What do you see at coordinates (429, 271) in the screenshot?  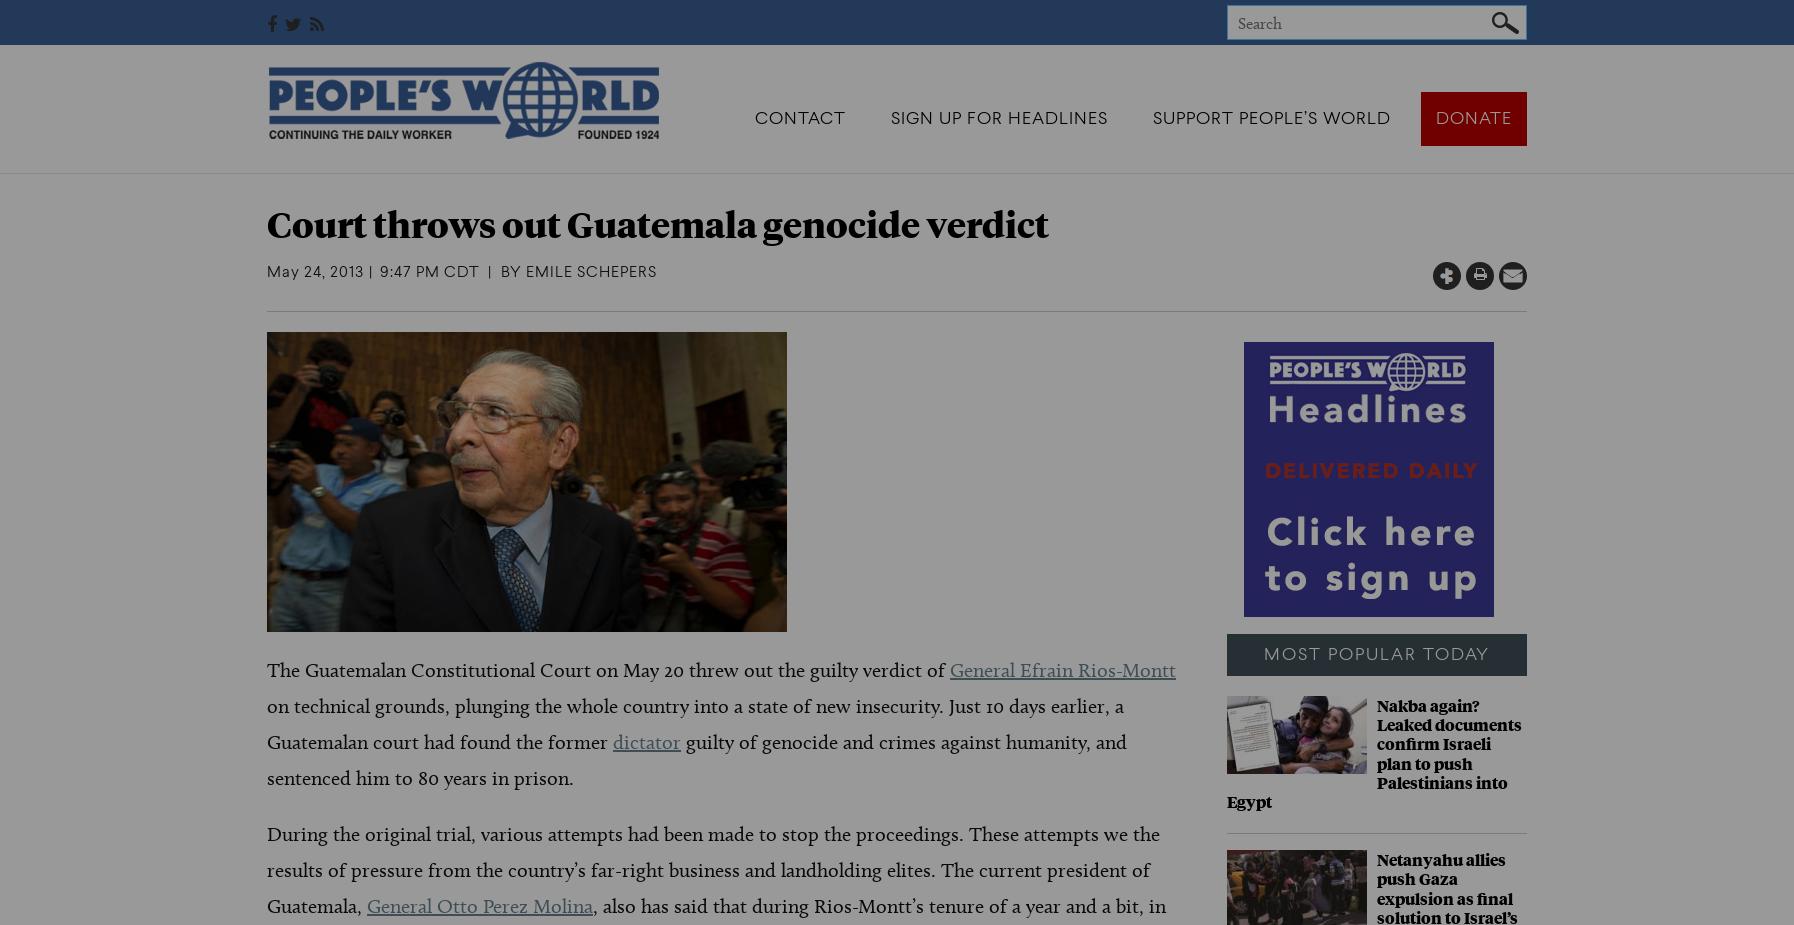 I see `'9:47 PM CDT'` at bounding box center [429, 271].